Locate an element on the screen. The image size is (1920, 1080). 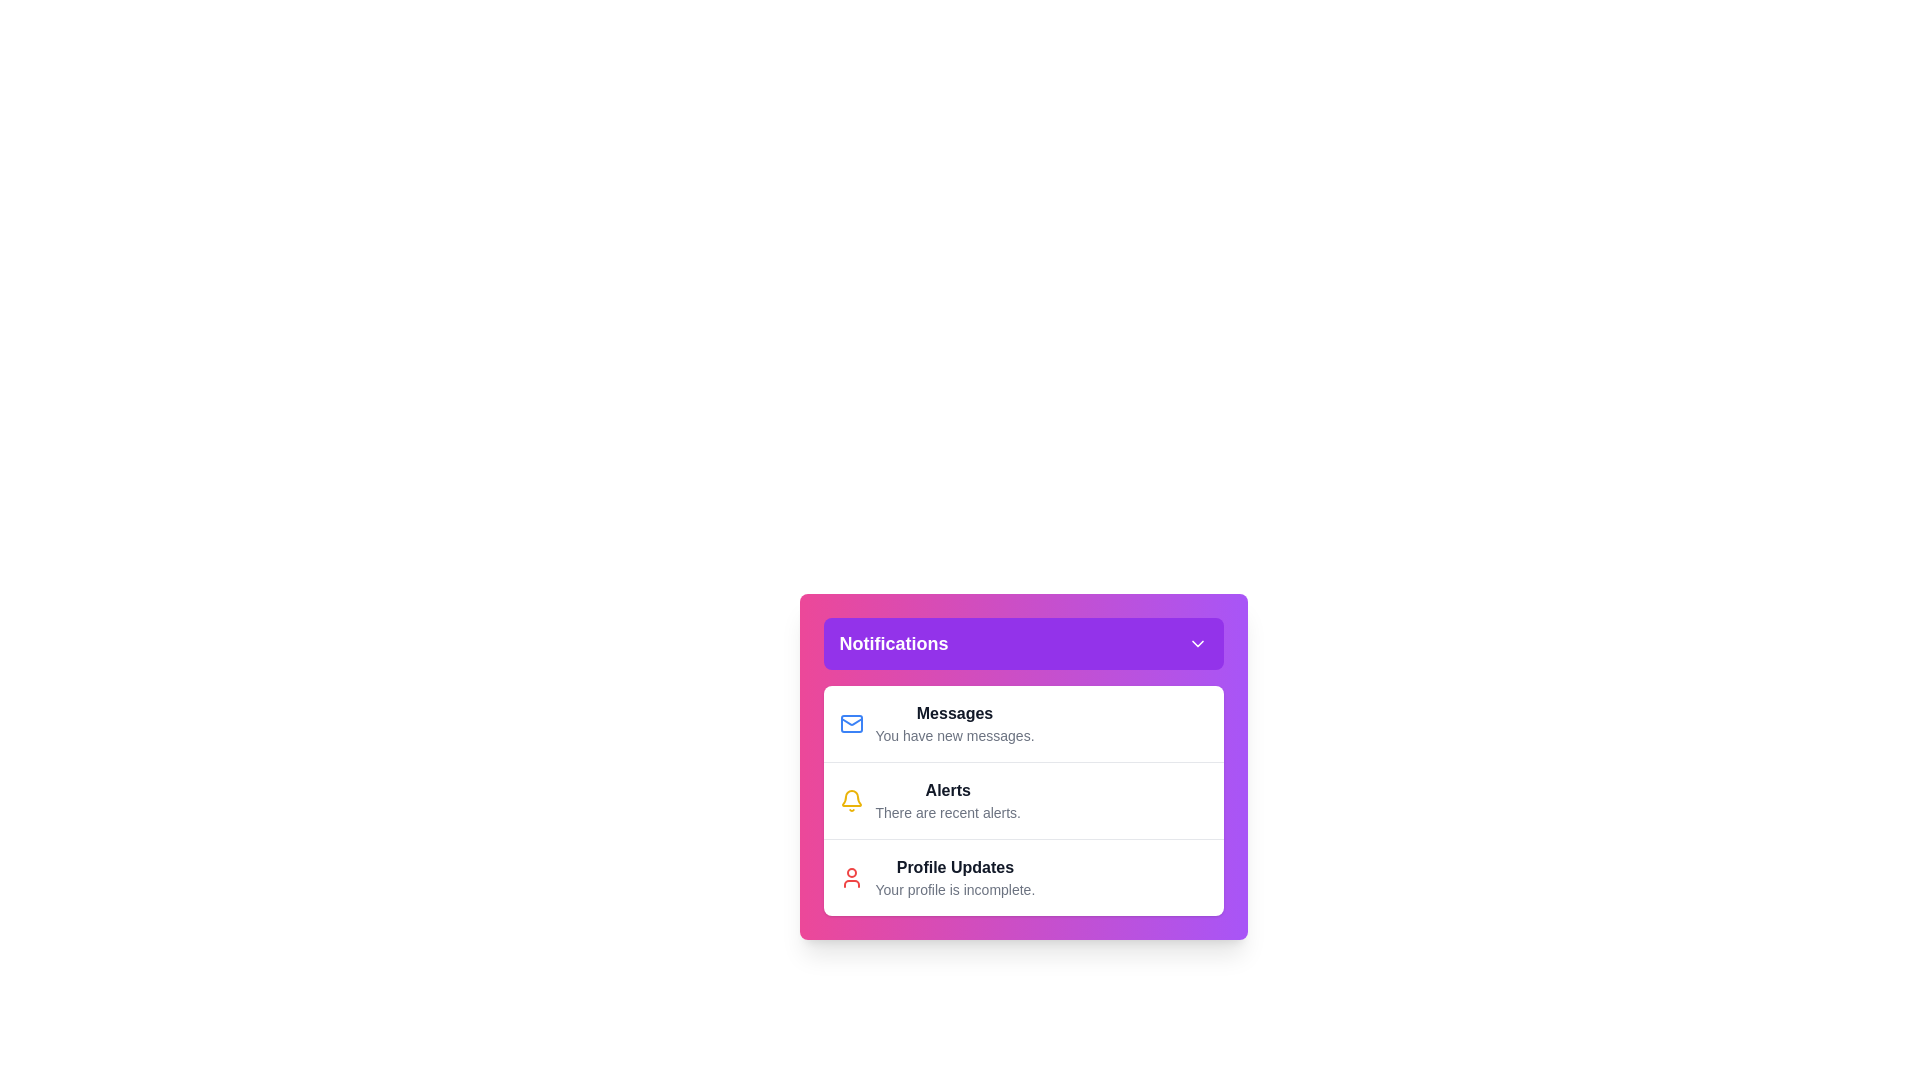
the informative text that indicates the presence of new messages, which is located under the 'Messages' title and beside a mail icon is located at coordinates (954, 736).